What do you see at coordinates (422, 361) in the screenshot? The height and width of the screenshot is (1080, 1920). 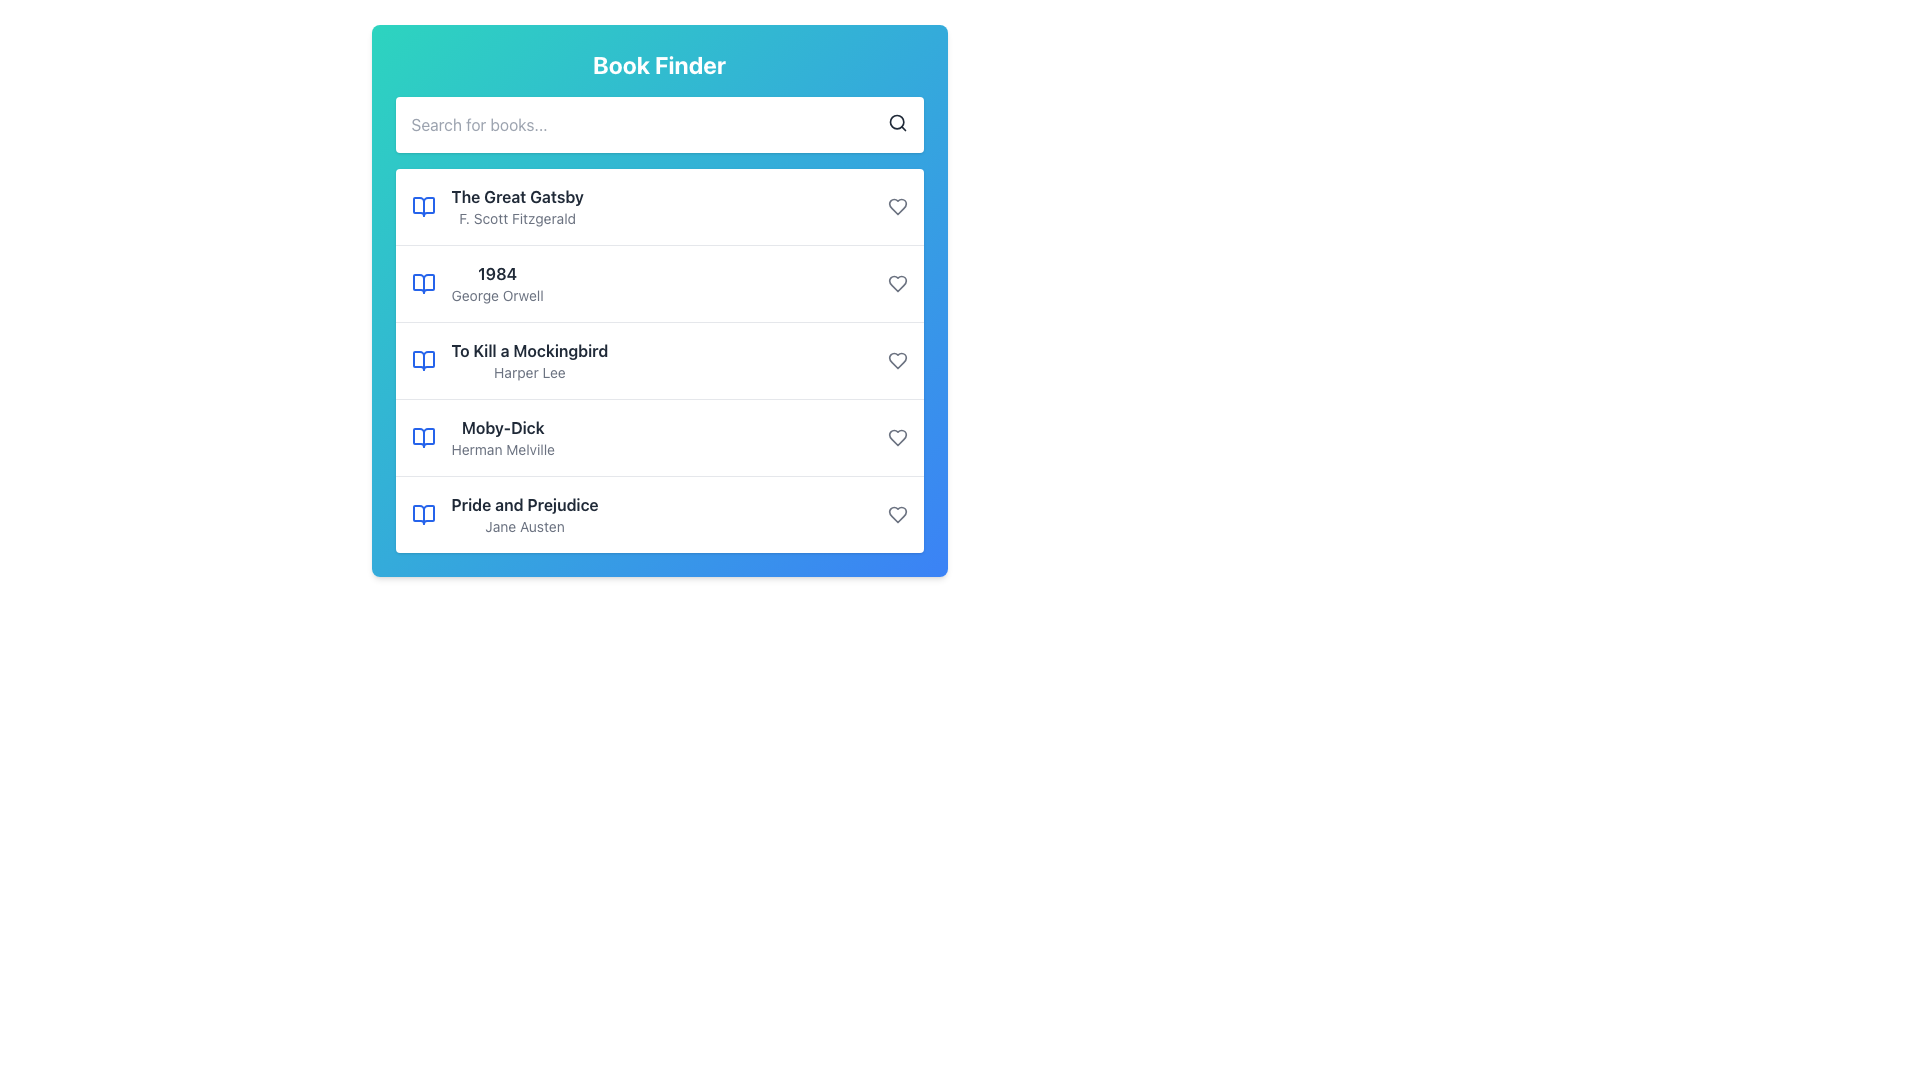 I see `the book icon located to the left of the textual content 'To Kill a Mockingbird' and 'Harper Lee' in the third item of the vertical list within the 'Book Finder' card` at bounding box center [422, 361].